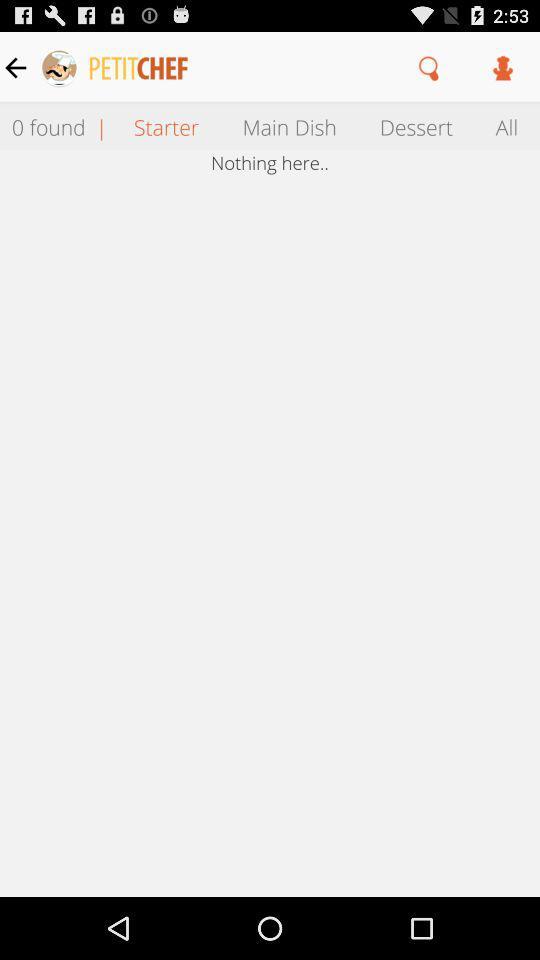 The image size is (540, 960). I want to click on the dessert item, so click(415, 125).